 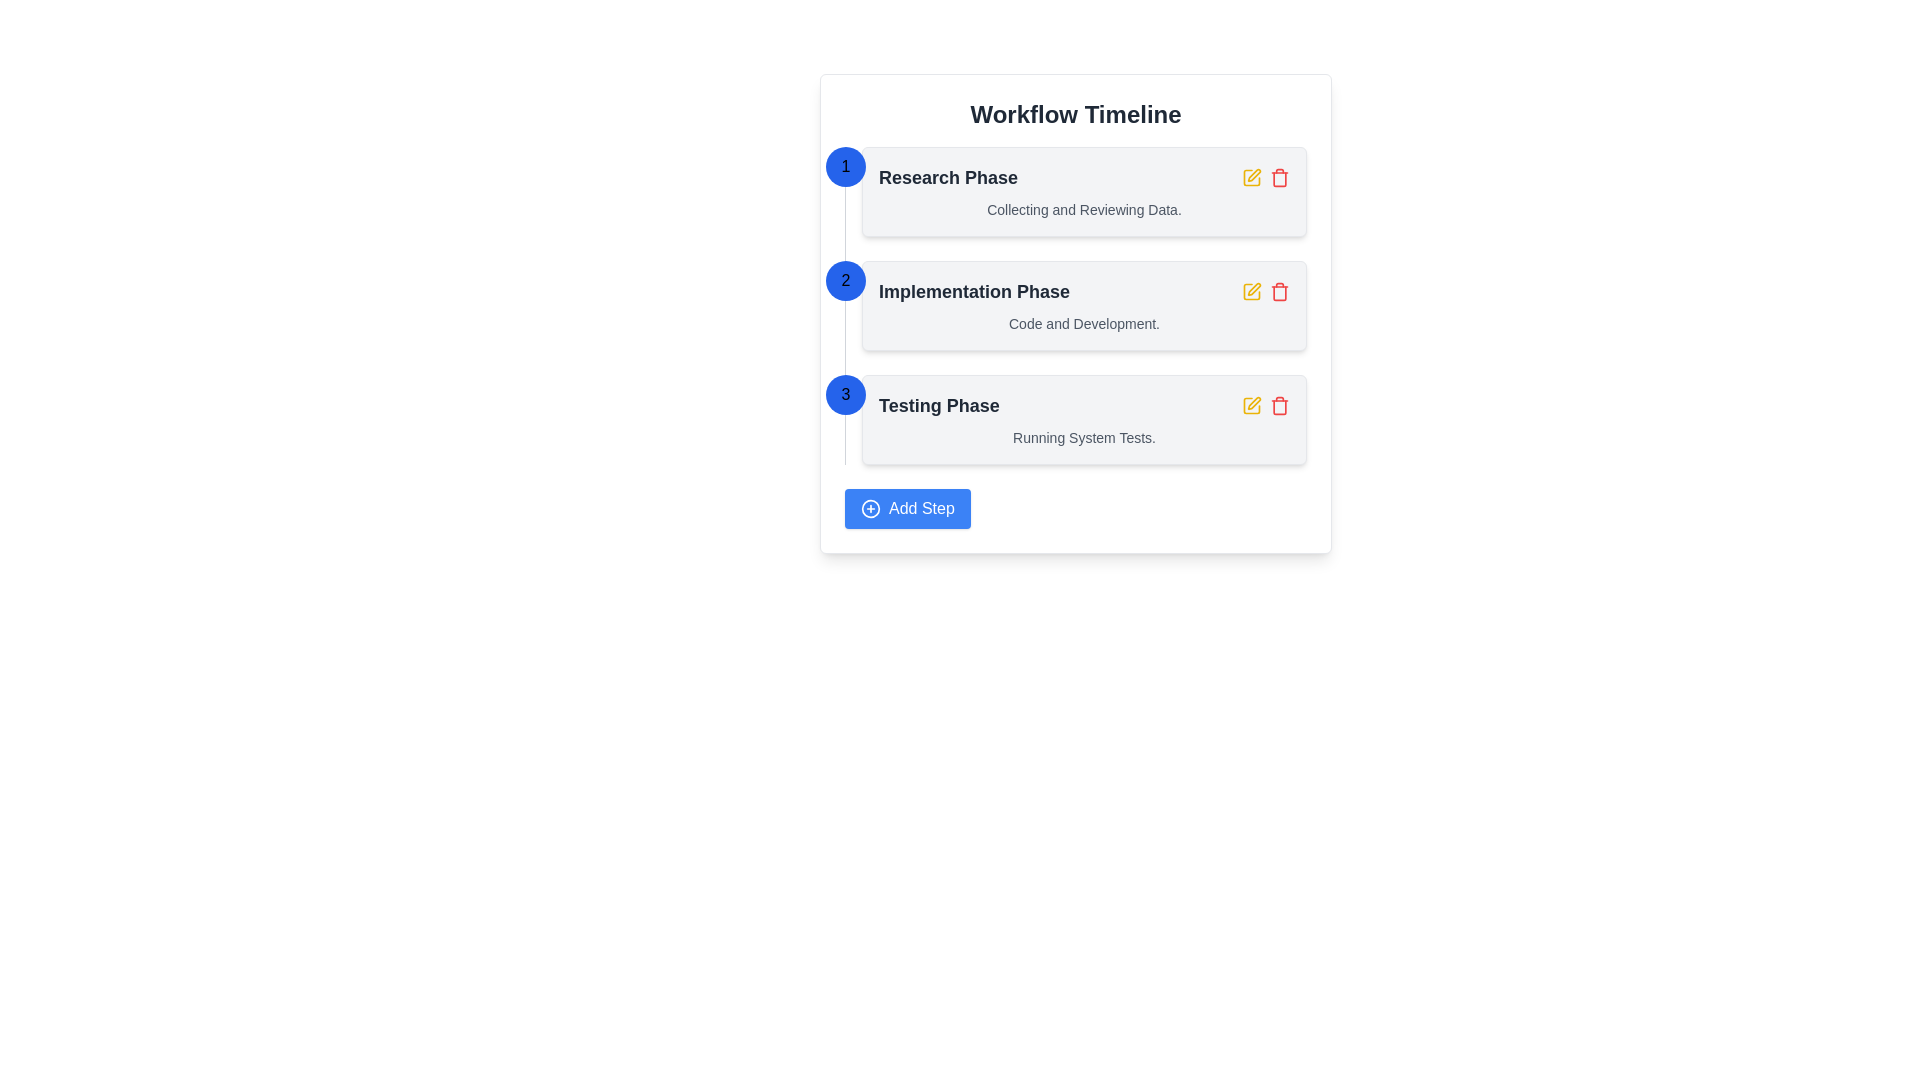 I want to click on the text element that serves as a description or subtitle for the 'Implementation Phase' section, located under the header text, so click(x=1083, y=323).